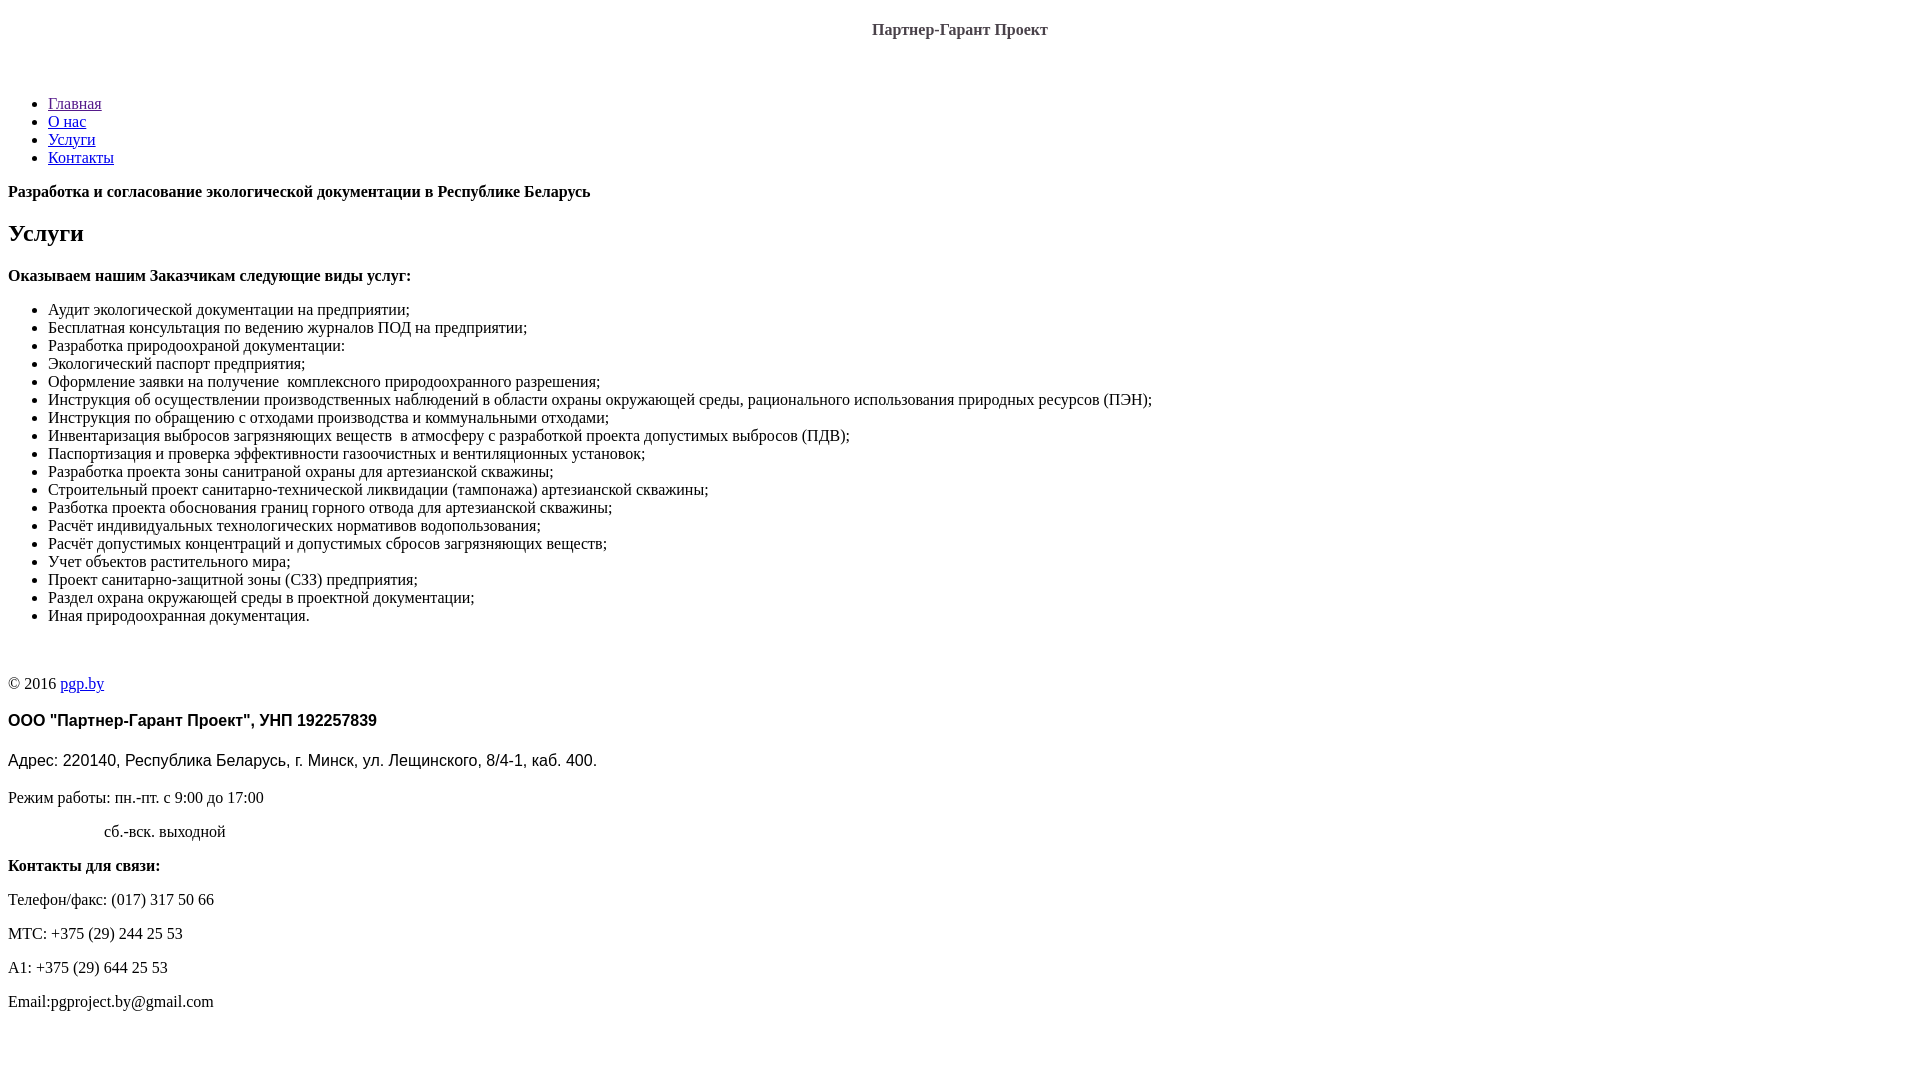  Describe the element at coordinates (63, 682) in the screenshot. I see `'p'` at that location.